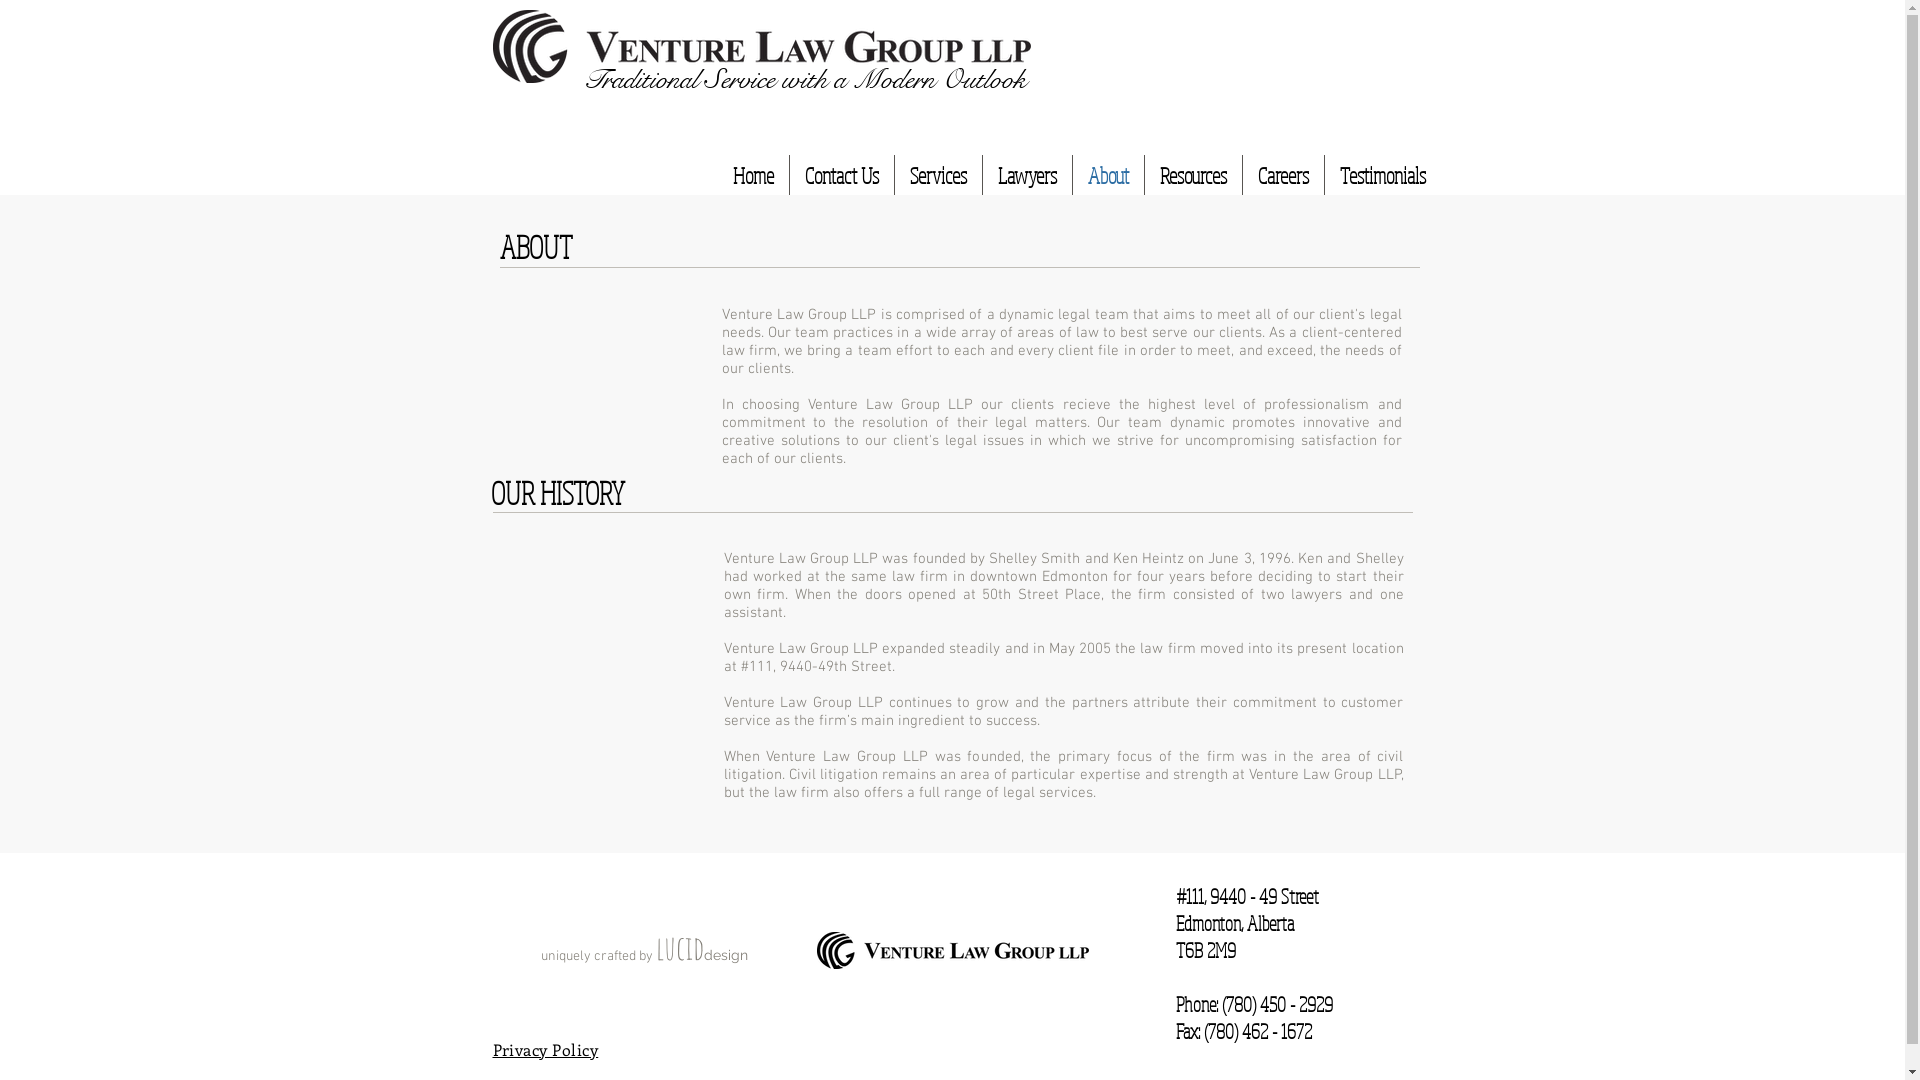  What do you see at coordinates (1282, 173) in the screenshot?
I see `'Careers'` at bounding box center [1282, 173].